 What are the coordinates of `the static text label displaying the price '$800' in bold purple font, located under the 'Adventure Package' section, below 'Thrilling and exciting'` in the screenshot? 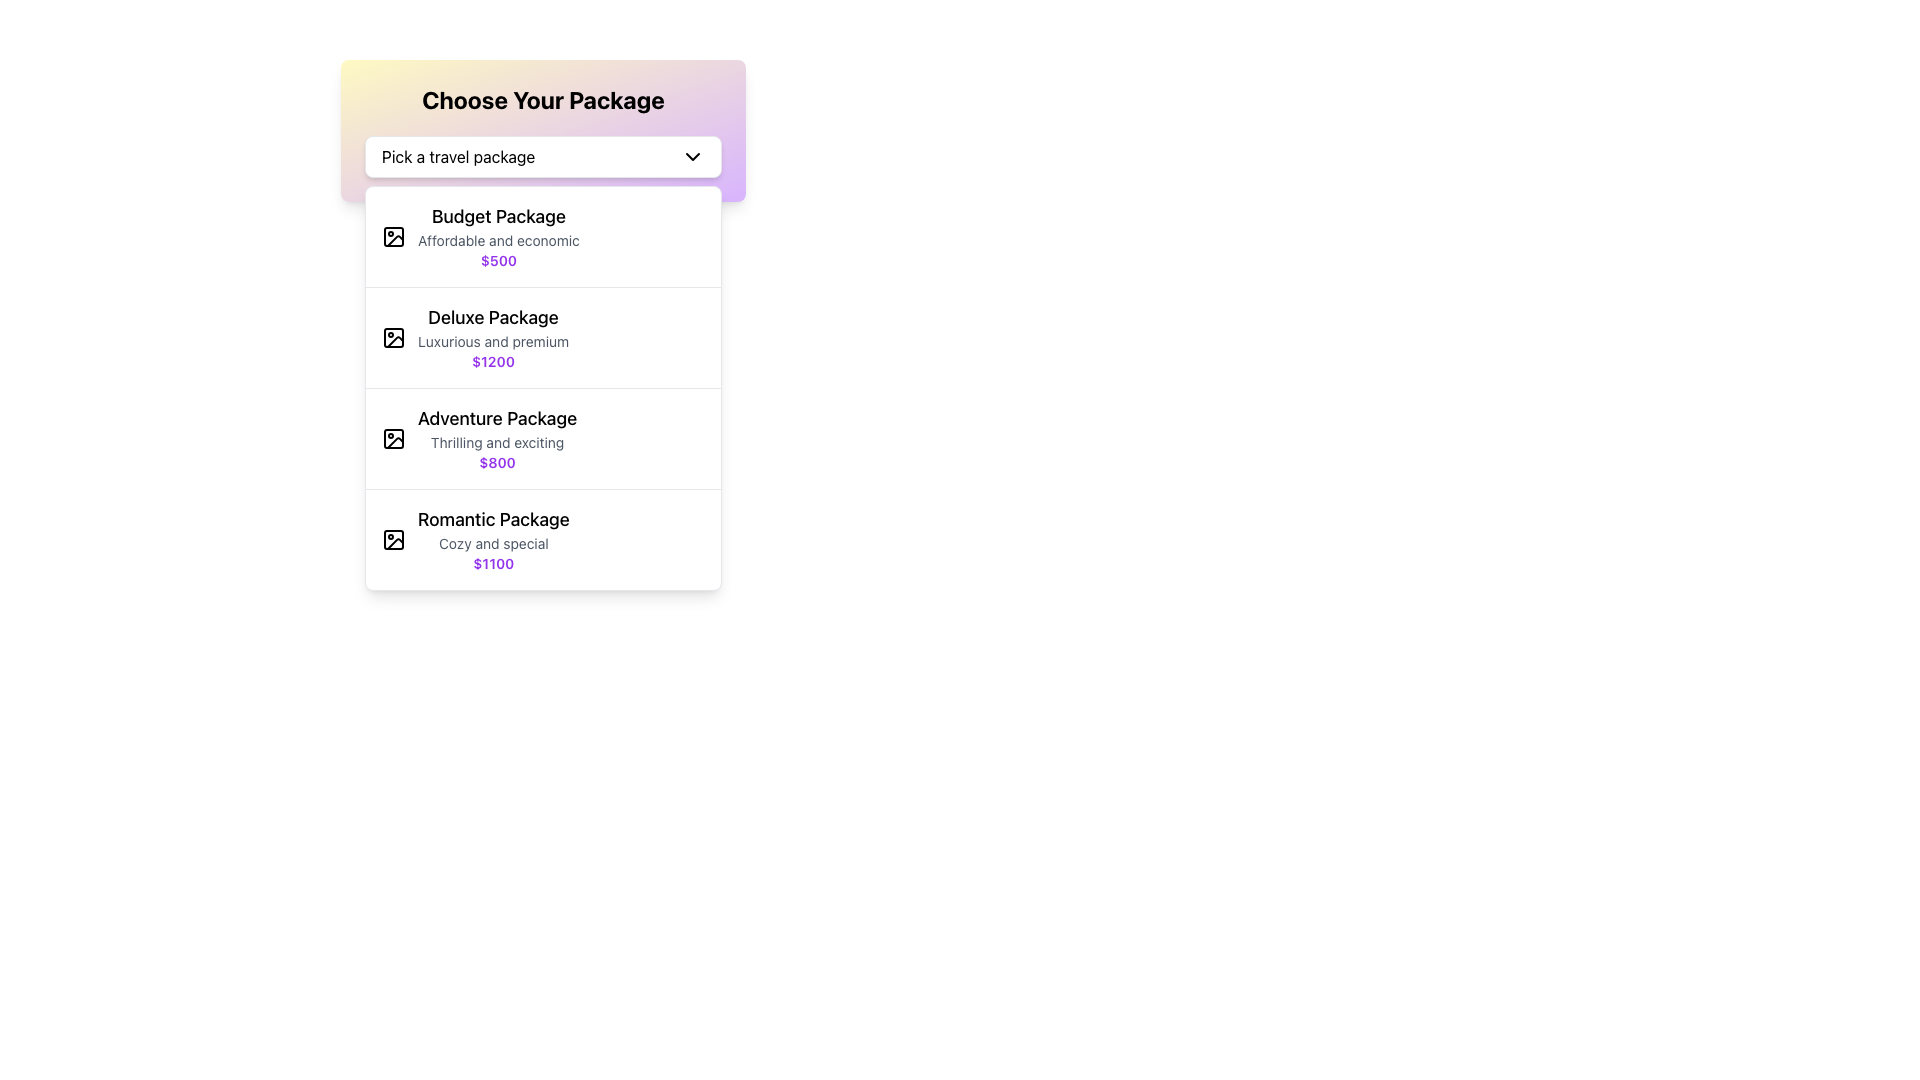 It's located at (497, 462).